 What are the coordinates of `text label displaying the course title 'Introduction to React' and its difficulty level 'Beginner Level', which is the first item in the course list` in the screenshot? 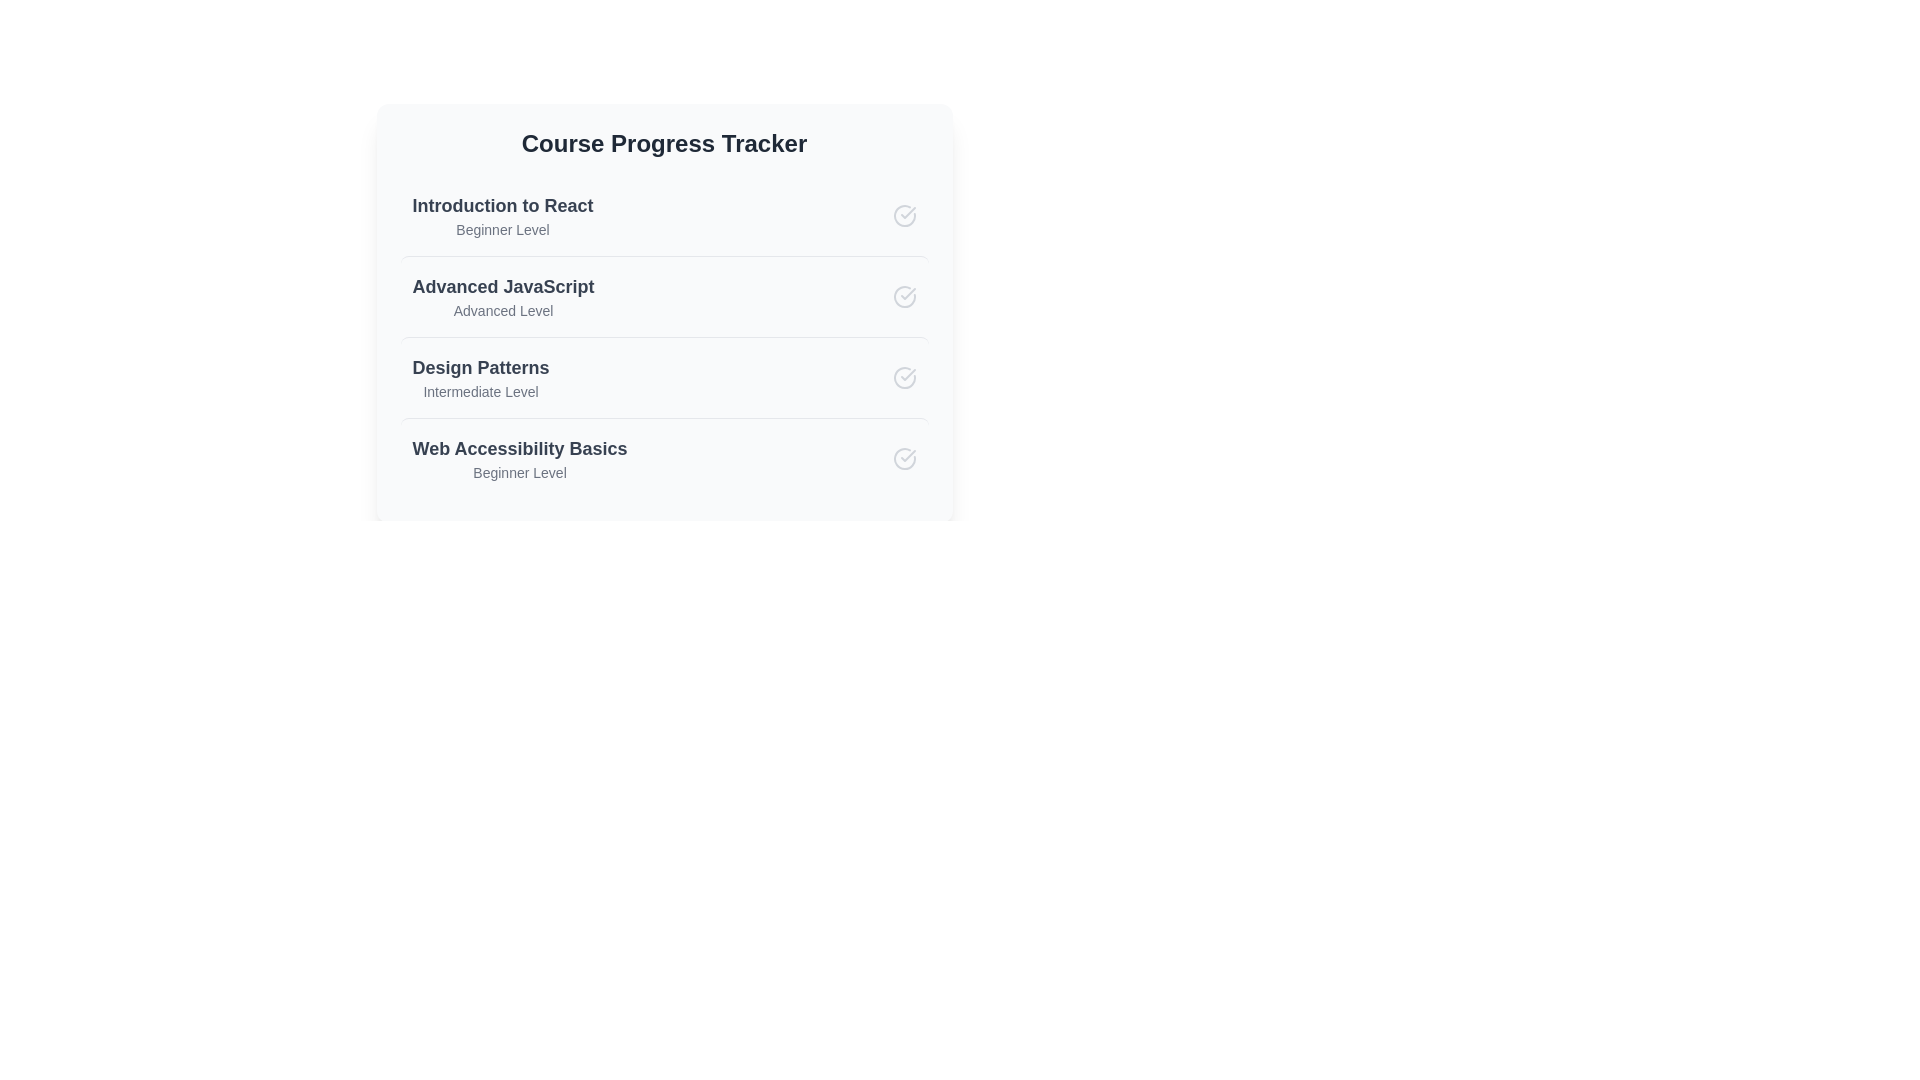 It's located at (503, 216).